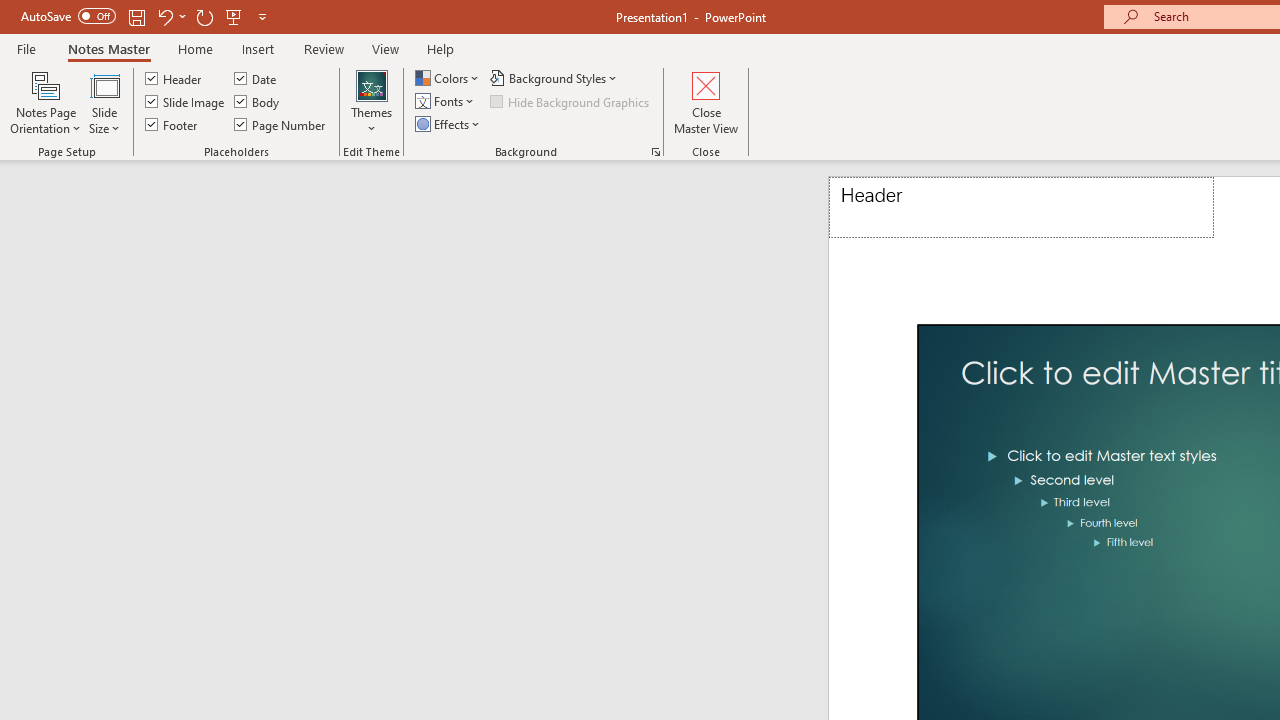  Describe the element at coordinates (706, 103) in the screenshot. I see `'Close Master View'` at that location.